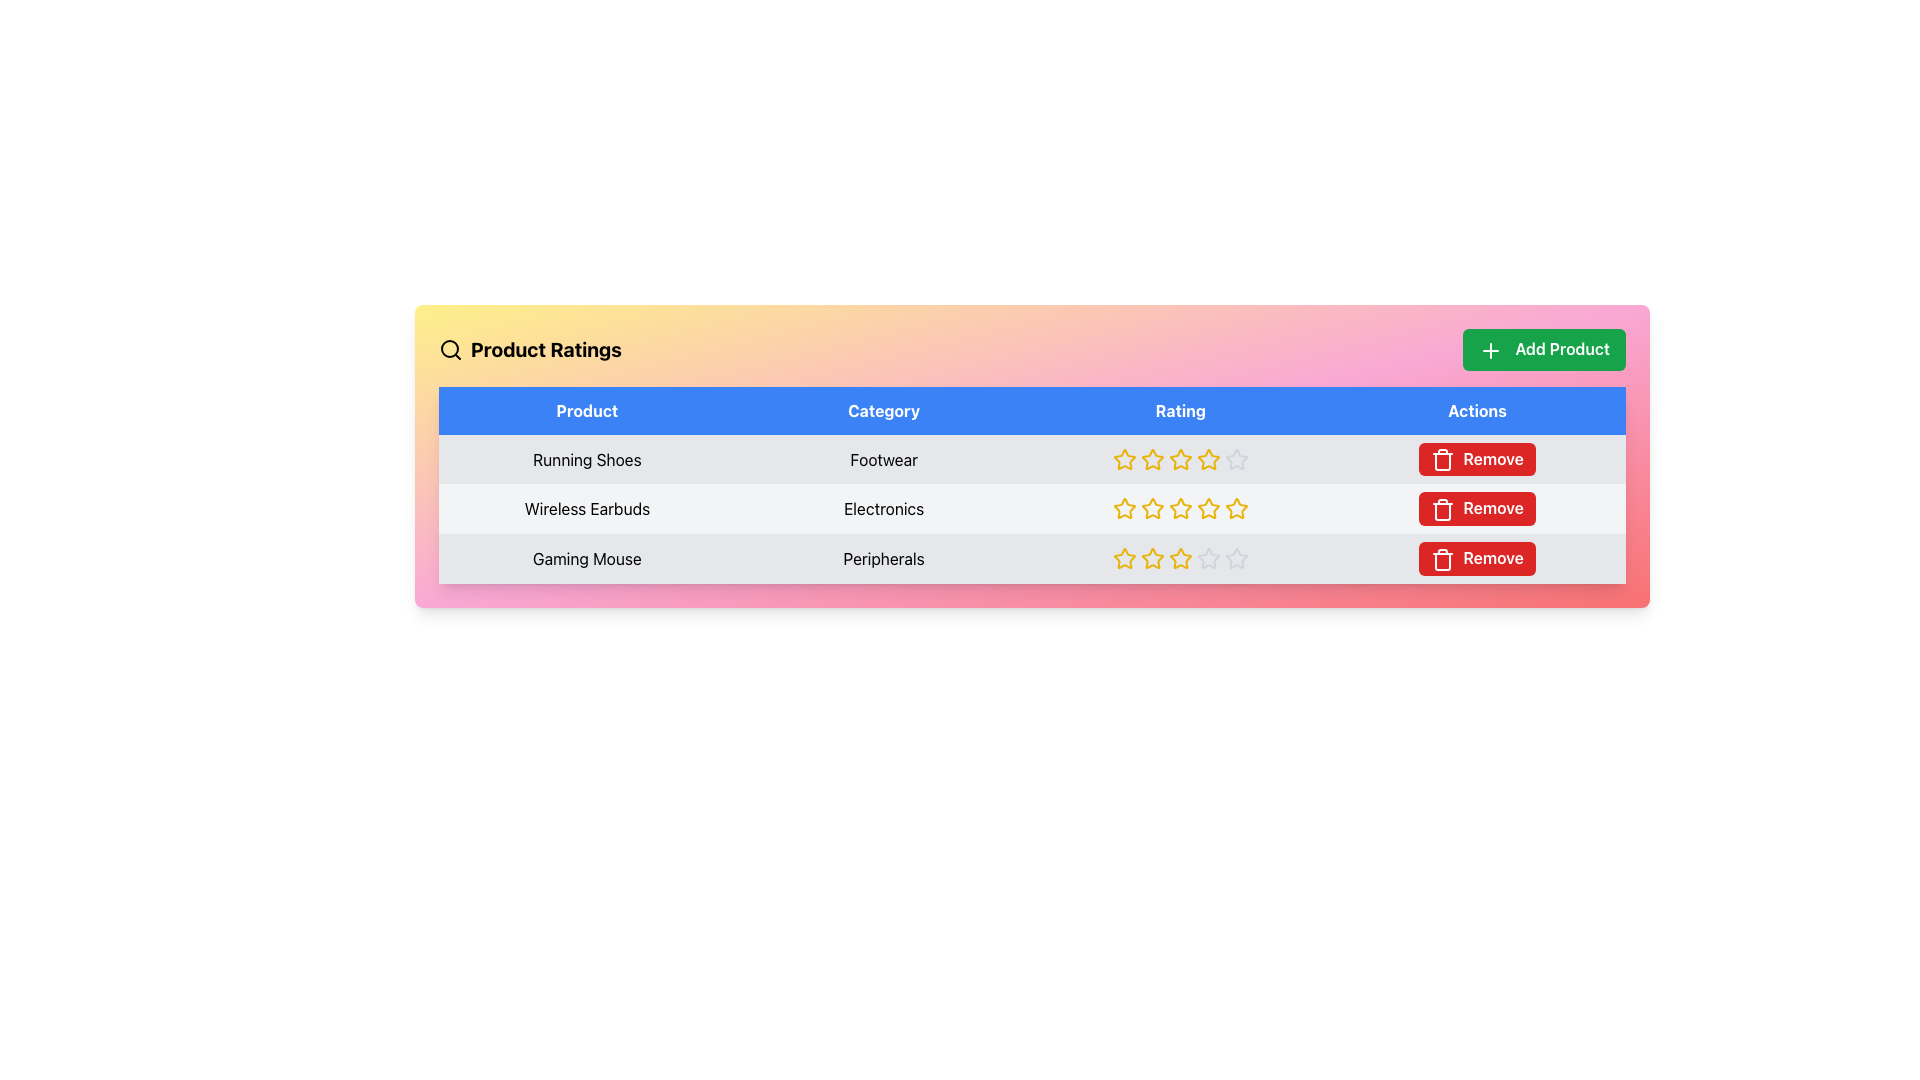 This screenshot has height=1080, width=1920. What do you see at coordinates (1180, 507) in the screenshot?
I see `the third star icon in the 'Rating' column for 'Wireless Earbuds' in the product rating table` at bounding box center [1180, 507].